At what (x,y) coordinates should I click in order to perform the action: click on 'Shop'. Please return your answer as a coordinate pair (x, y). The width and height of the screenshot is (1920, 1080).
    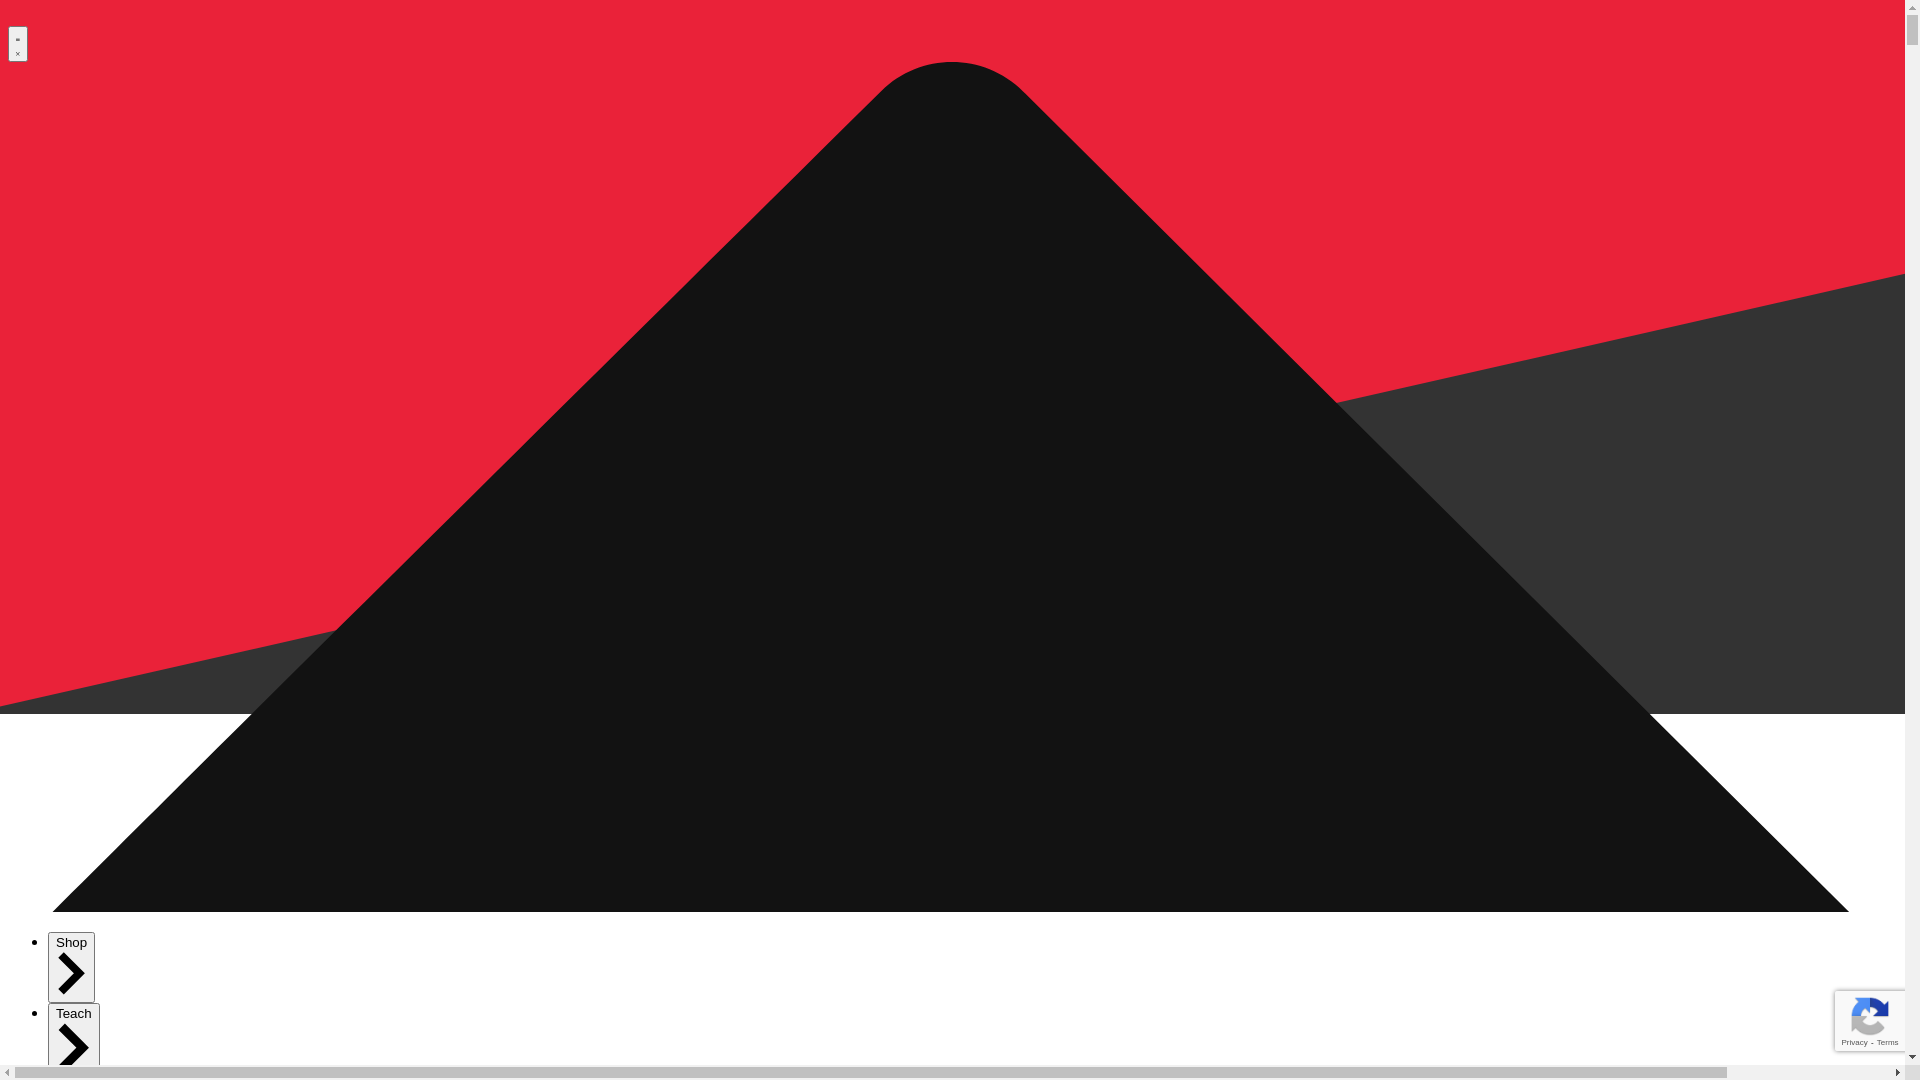
    Looking at the image, I should click on (71, 966).